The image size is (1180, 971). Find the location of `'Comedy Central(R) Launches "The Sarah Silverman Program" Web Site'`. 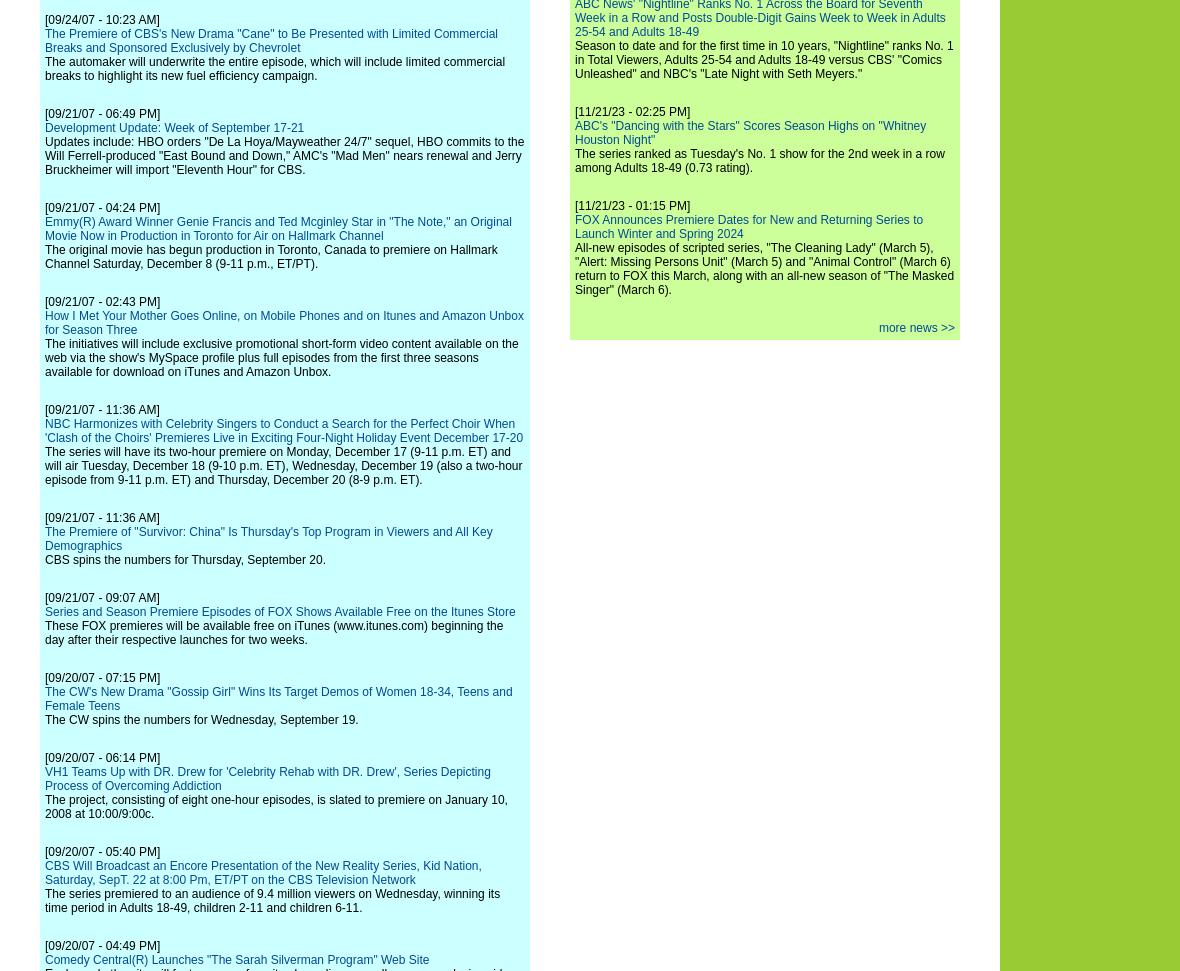

'Comedy Central(R) Launches "The Sarah Silverman Program" Web Site' is located at coordinates (236, 959).